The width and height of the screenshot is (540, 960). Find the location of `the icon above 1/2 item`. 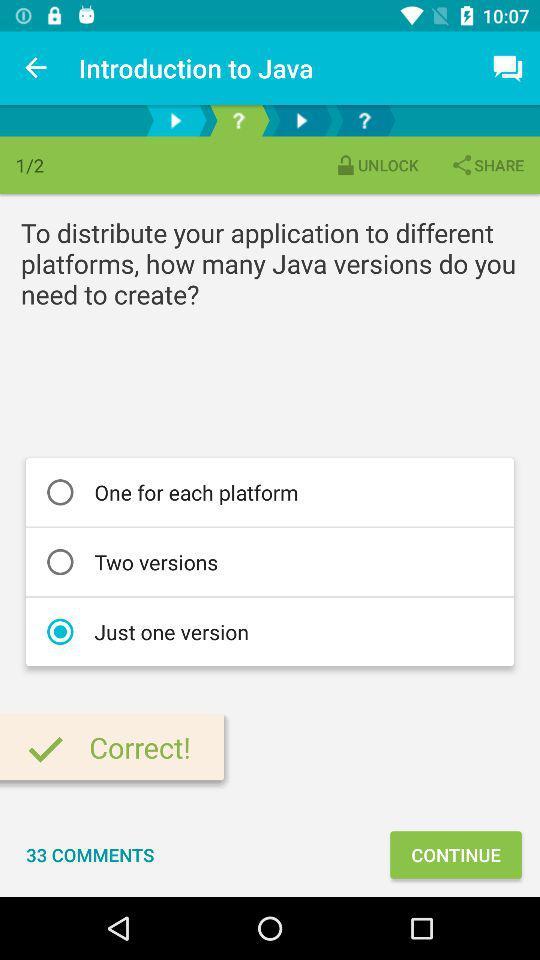

the icon above 1/2 item is located at coordinates (36, 68).